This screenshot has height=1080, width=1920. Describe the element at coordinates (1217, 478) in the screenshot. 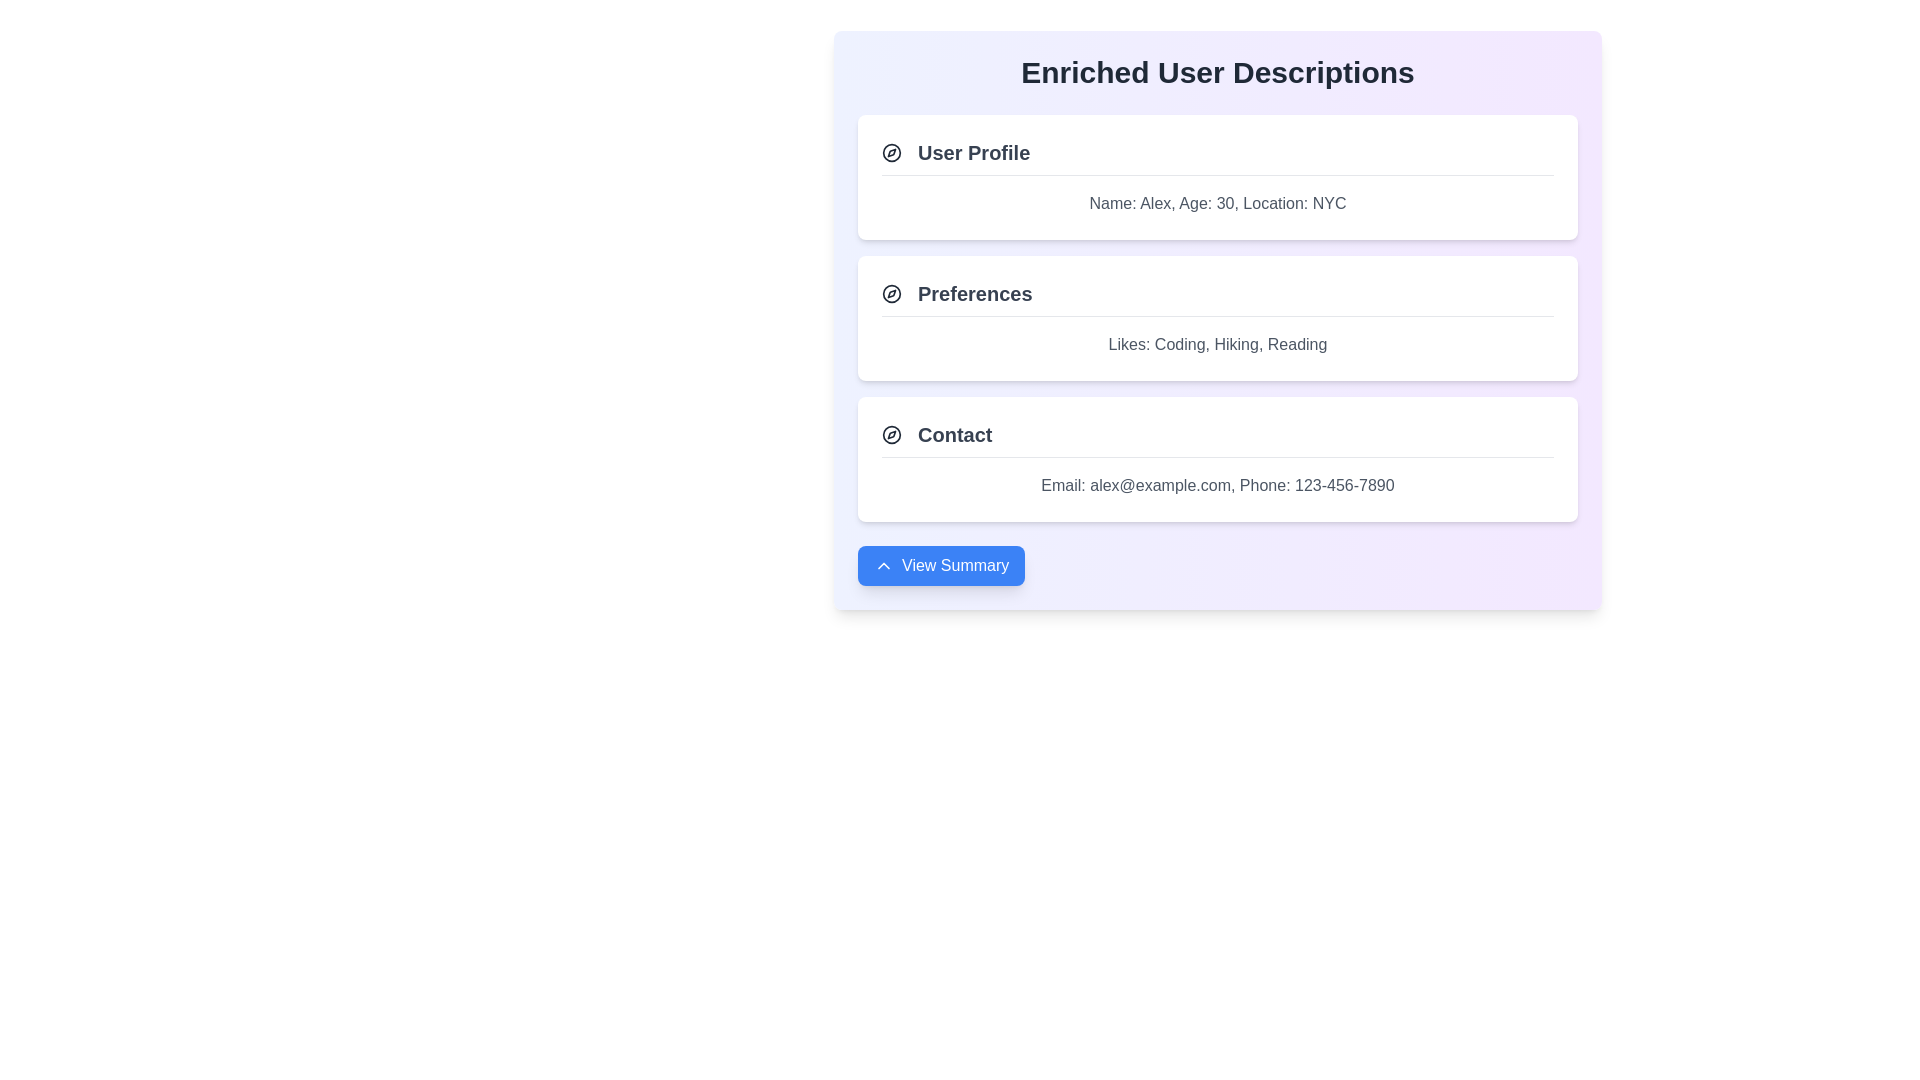

I see `the text block displaying contact information (Email: alex@example.com, Phone: 123-456-7890) located below the 'Contact' title` at that location.